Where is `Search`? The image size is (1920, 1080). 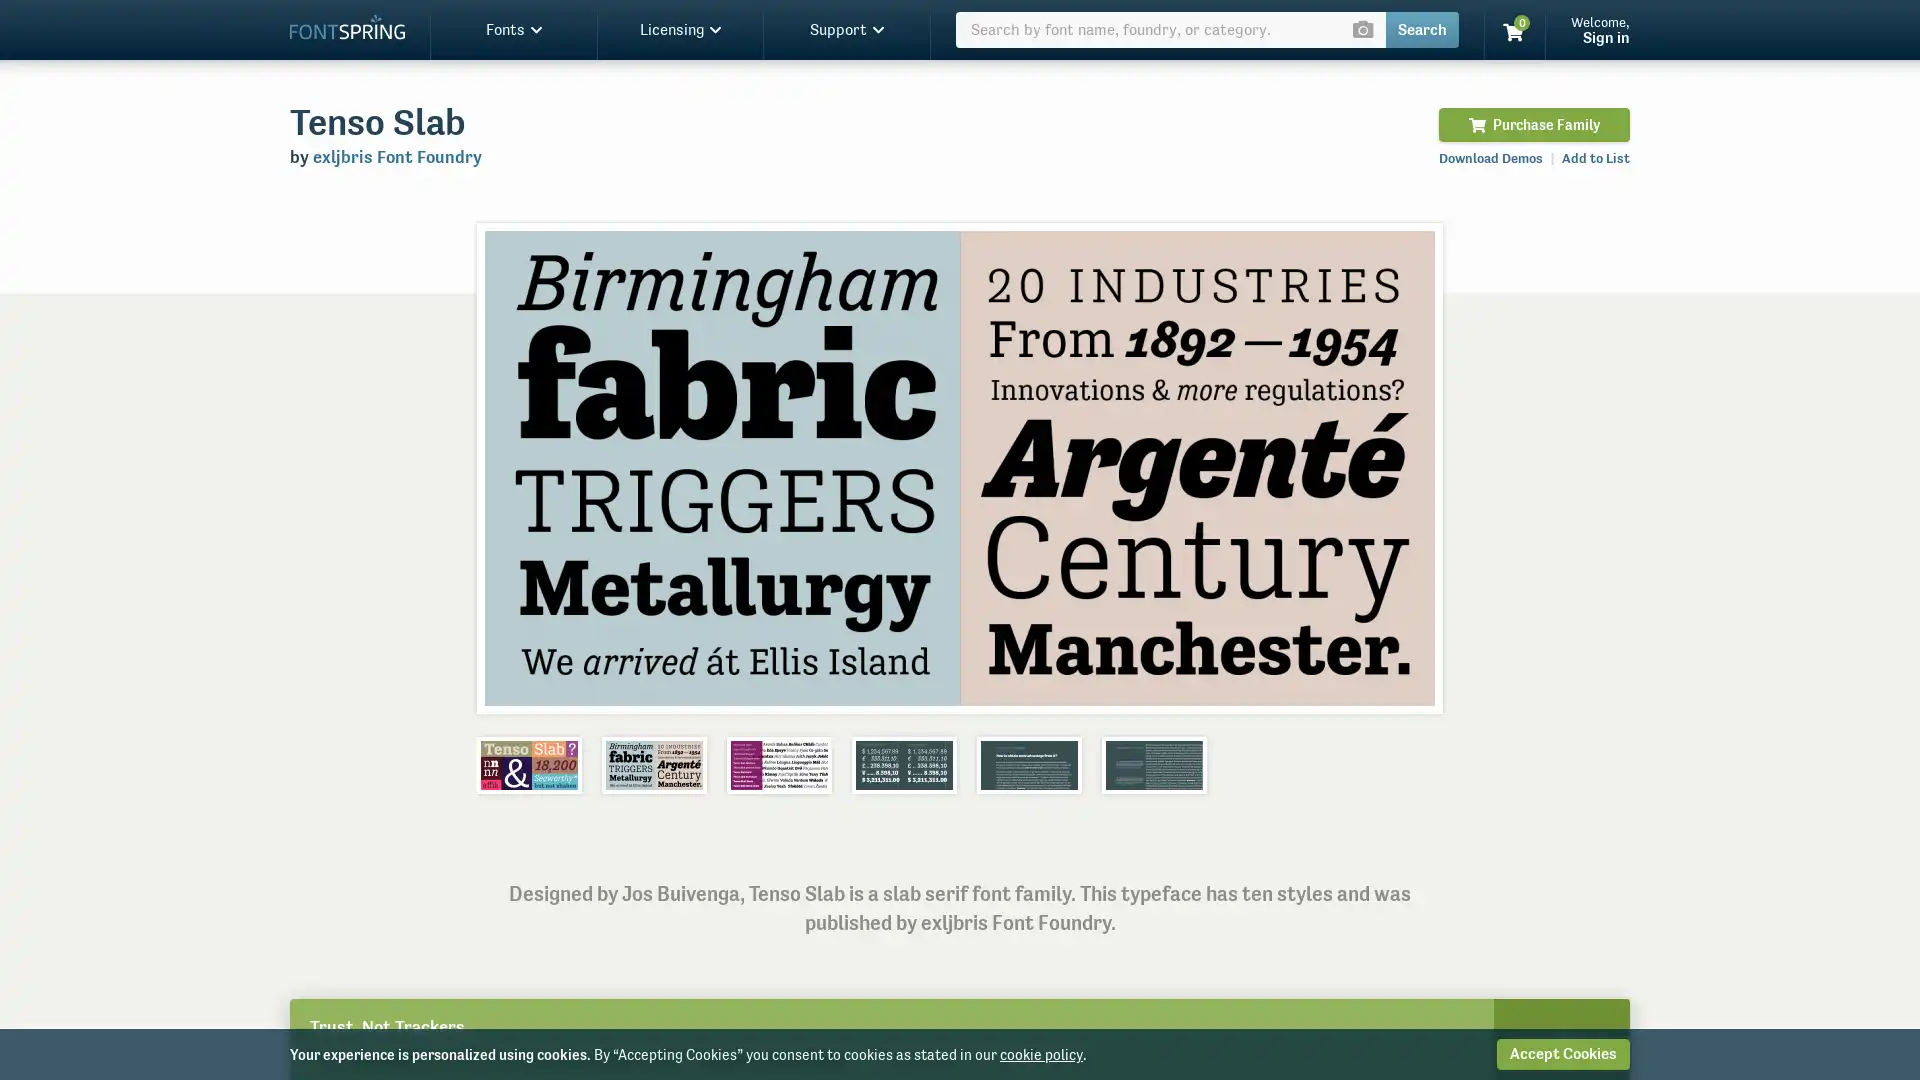
Search is located at coordinates (1421, 30).